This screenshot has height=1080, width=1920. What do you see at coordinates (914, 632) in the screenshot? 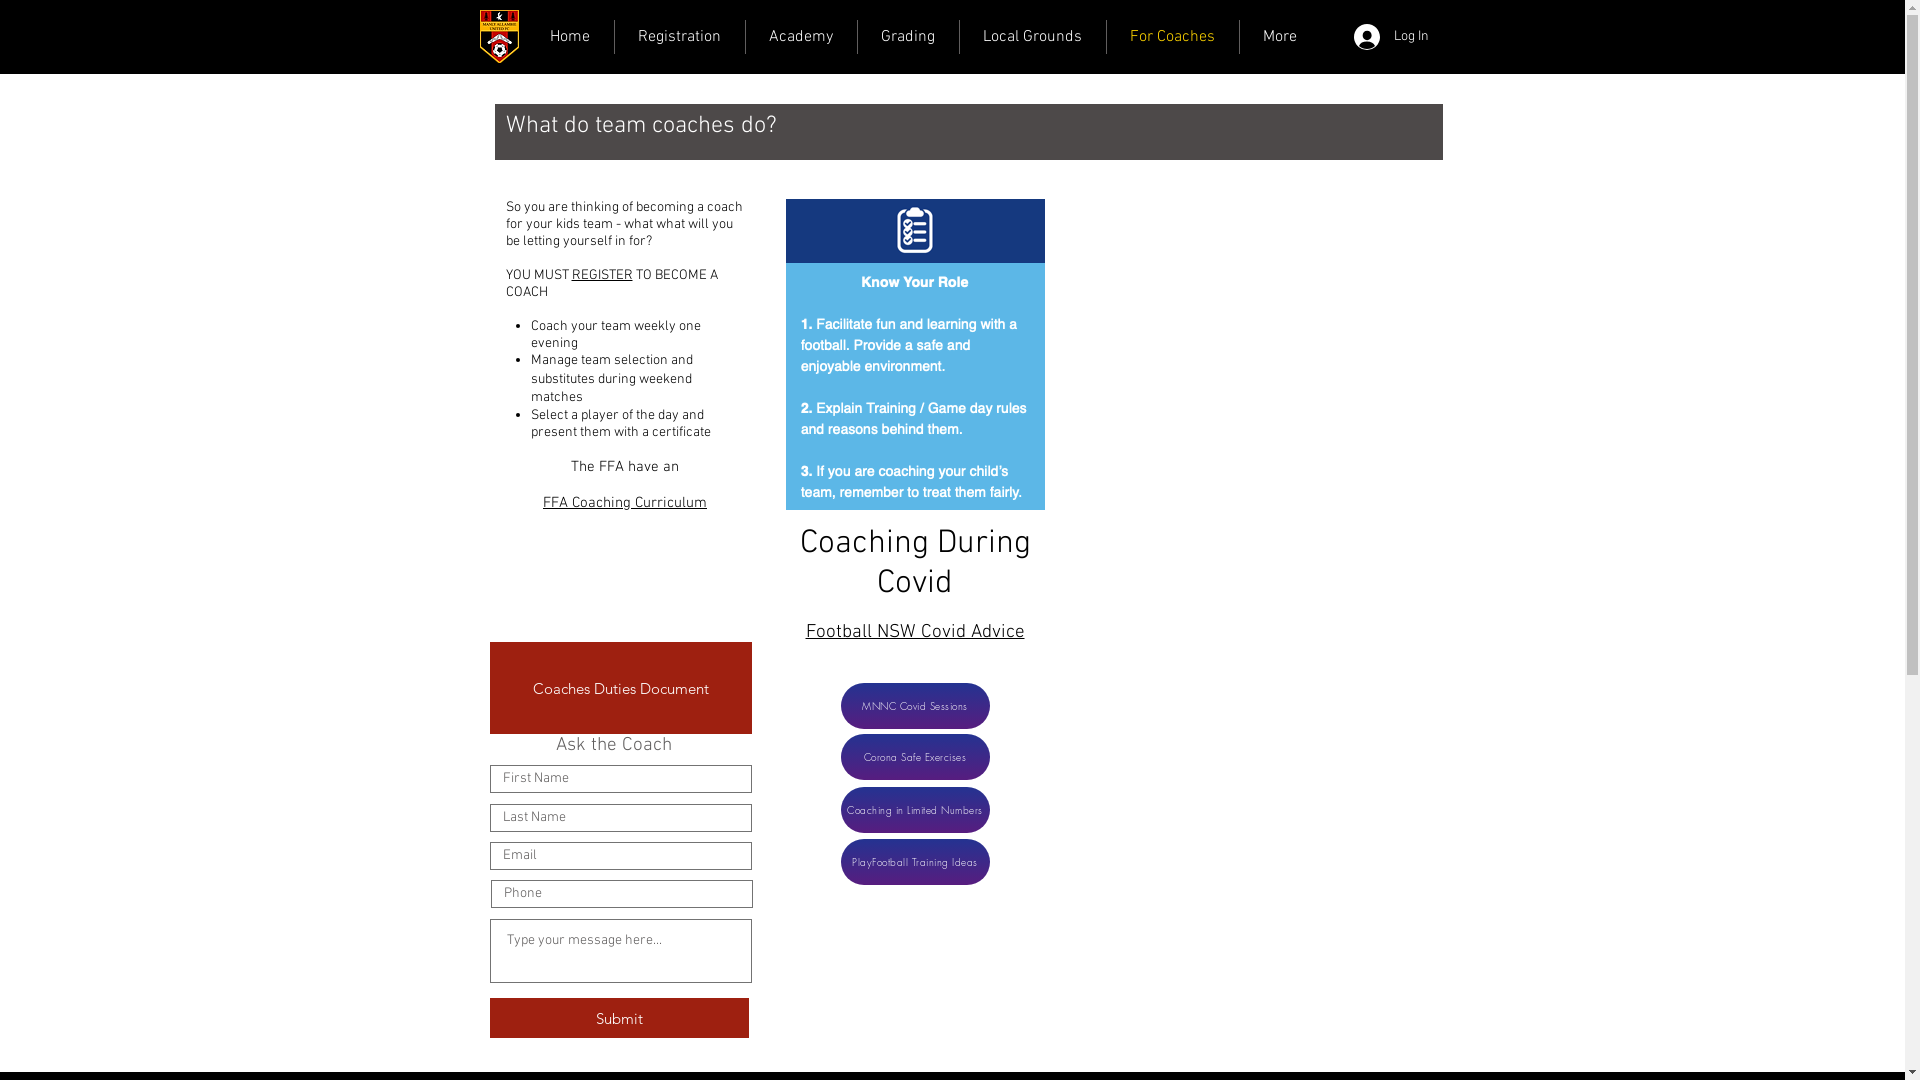
I see `'Football NSW Covid Advice'` at bounding box center [914, 632].